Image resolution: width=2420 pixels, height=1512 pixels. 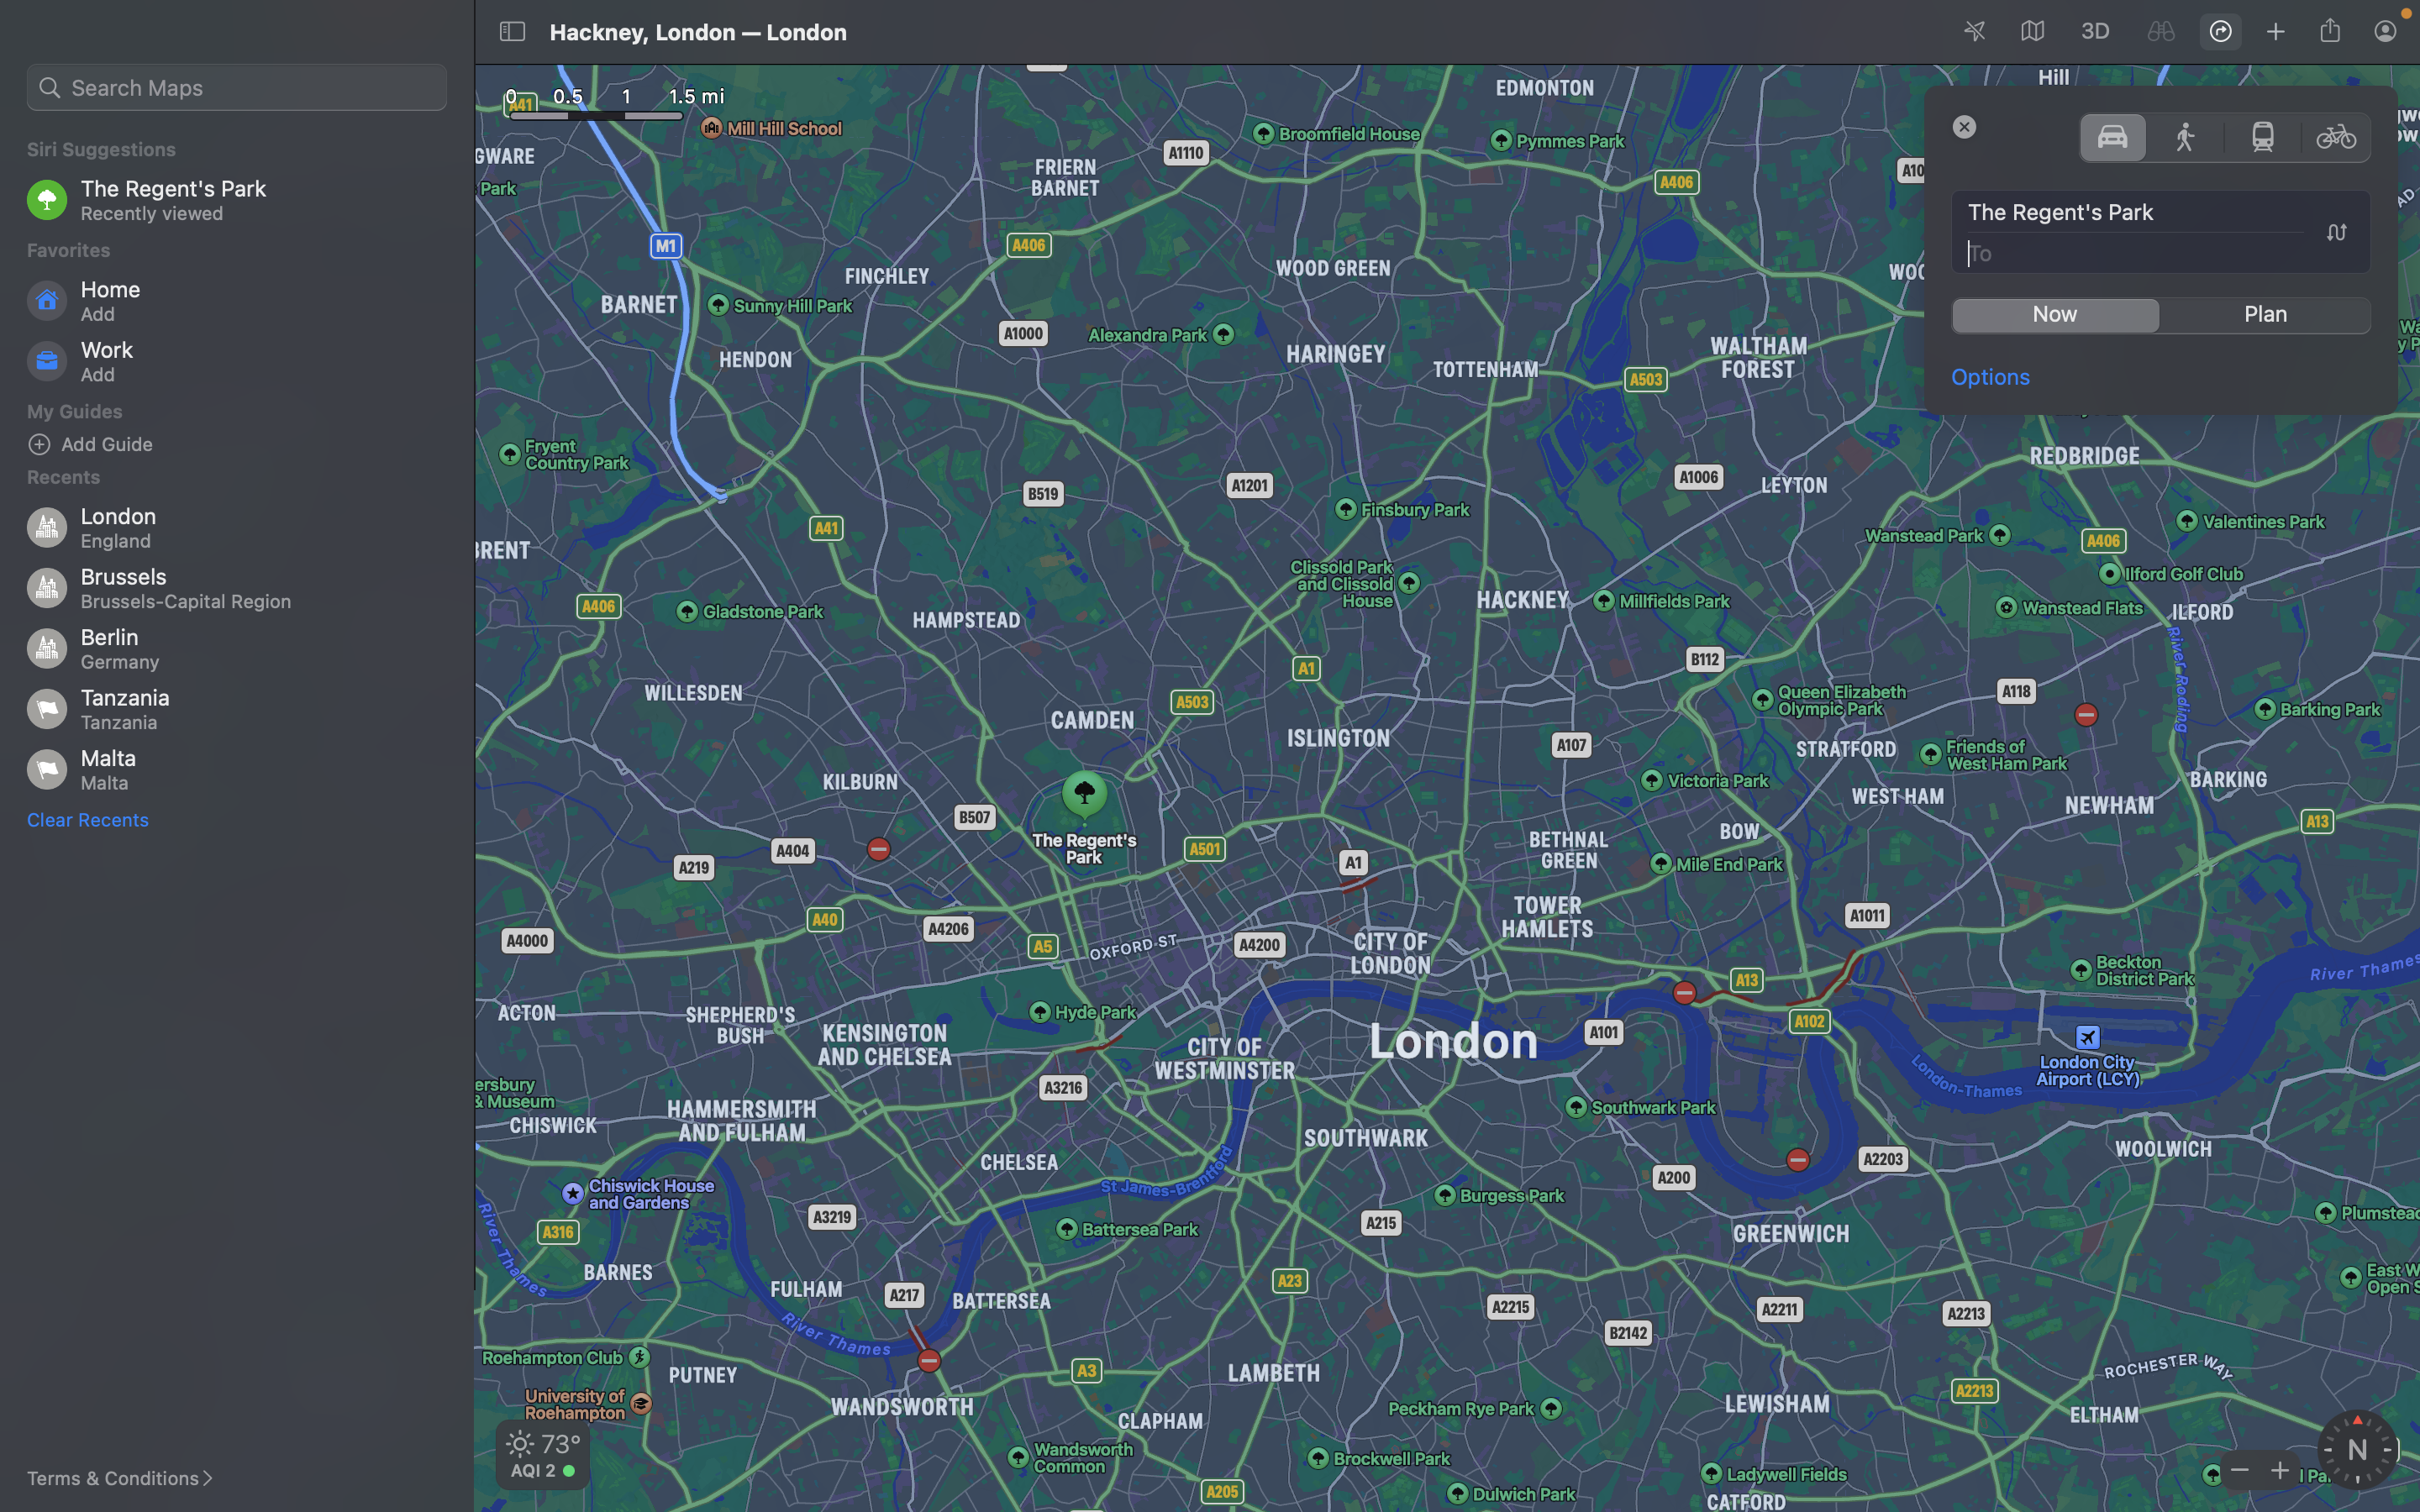 What do you see at coordinates (2112, 135) in the screenshot?
I see `Change transit mode to driving` at bounding box center [2112, 135].